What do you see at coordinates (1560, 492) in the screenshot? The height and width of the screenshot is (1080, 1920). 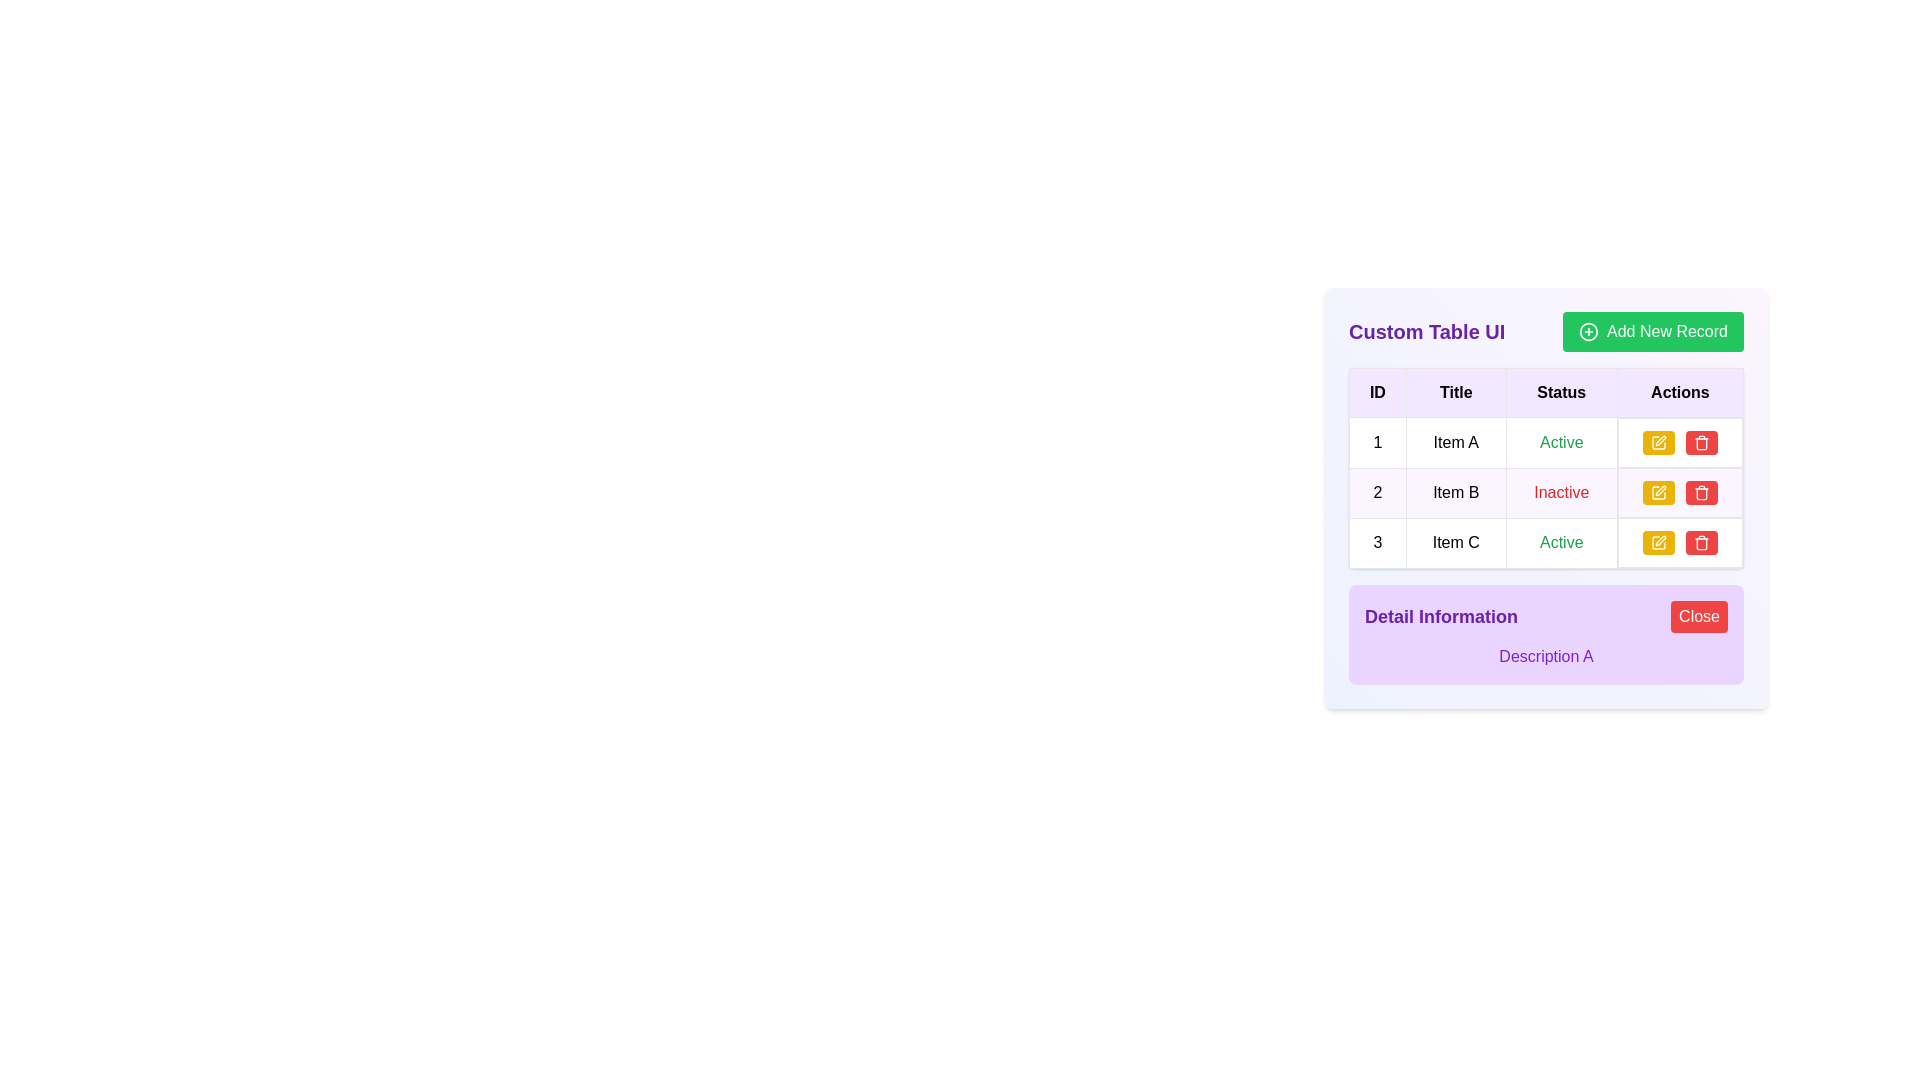 I see `the 'Status' text label in the second row of the data table that indicates the state of the associated record, showing it as inactive` at bounding box center [1560, 492].